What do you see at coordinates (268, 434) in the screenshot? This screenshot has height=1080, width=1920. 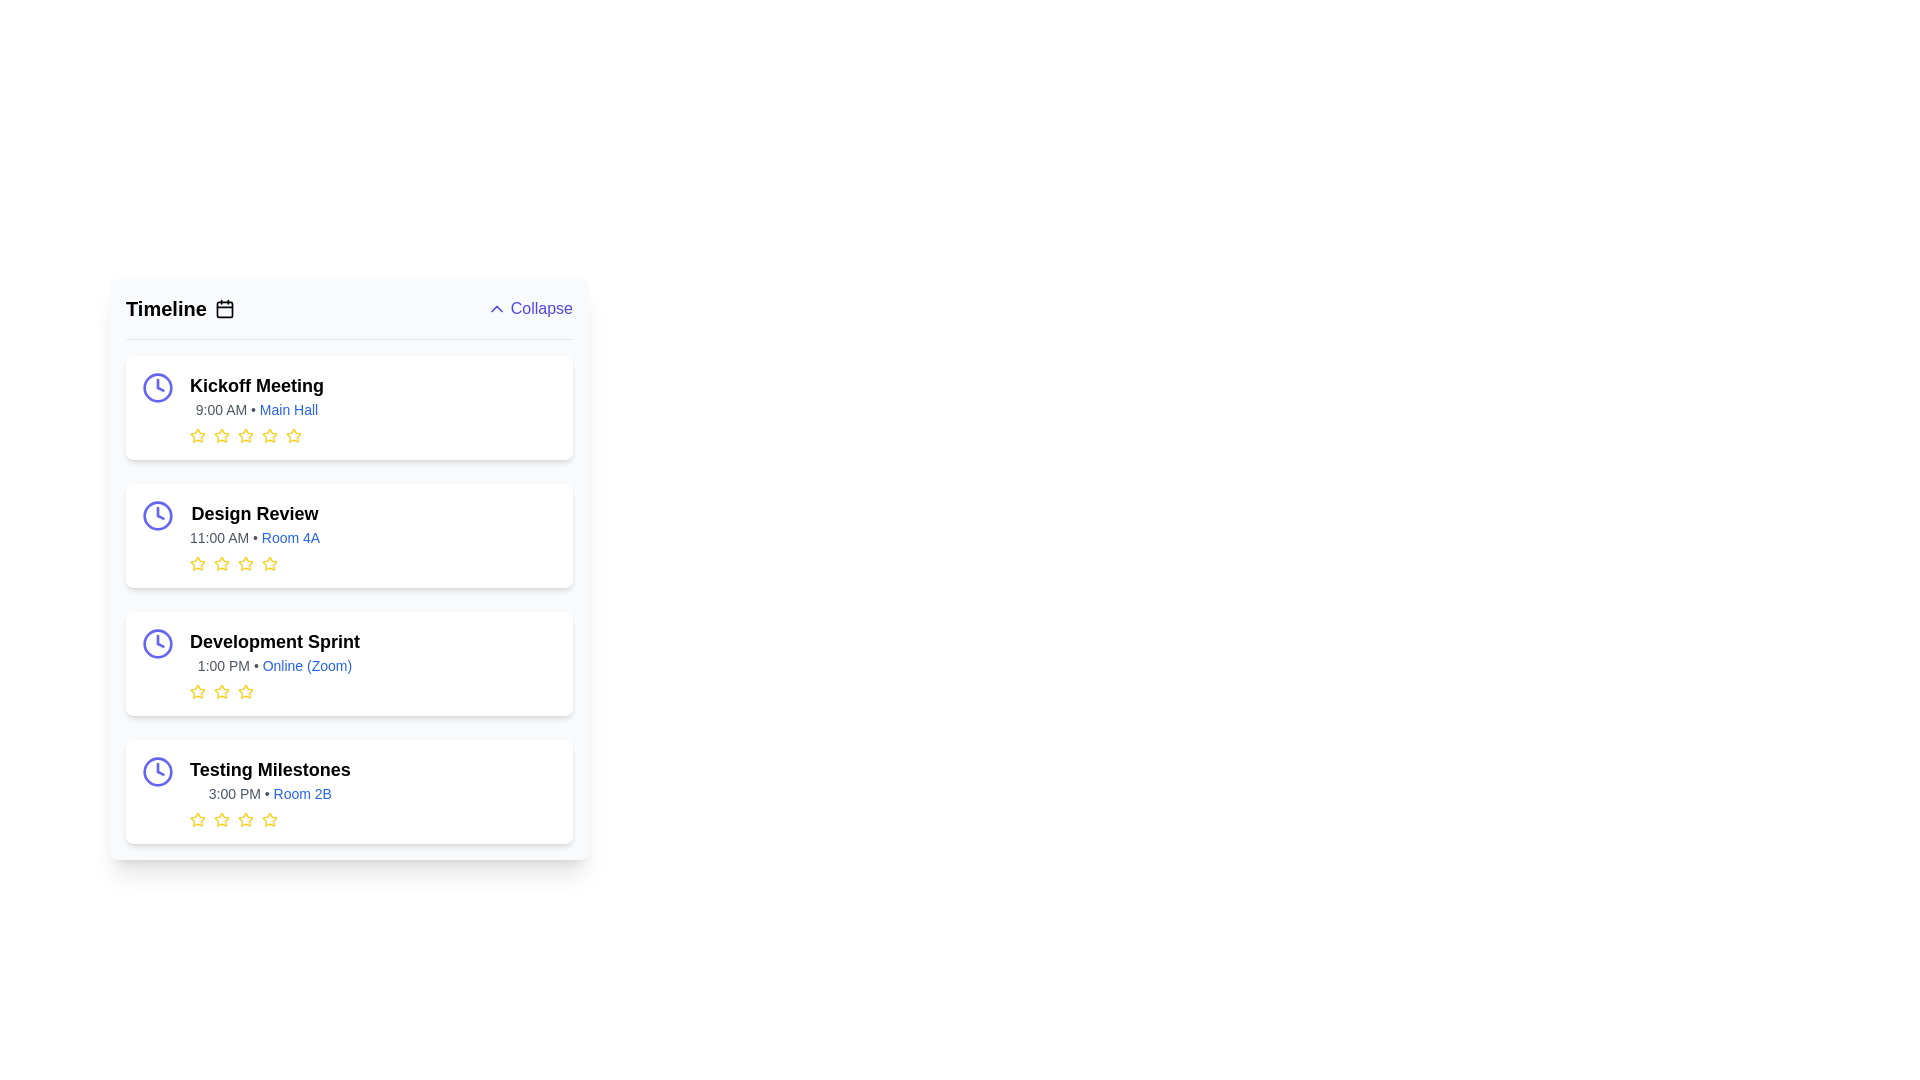 I see `the second yellow outline star icon in the rating system below the 'Kickoff Meeting' section in the 'Timeline' interface` at bounding box center [268, 434].